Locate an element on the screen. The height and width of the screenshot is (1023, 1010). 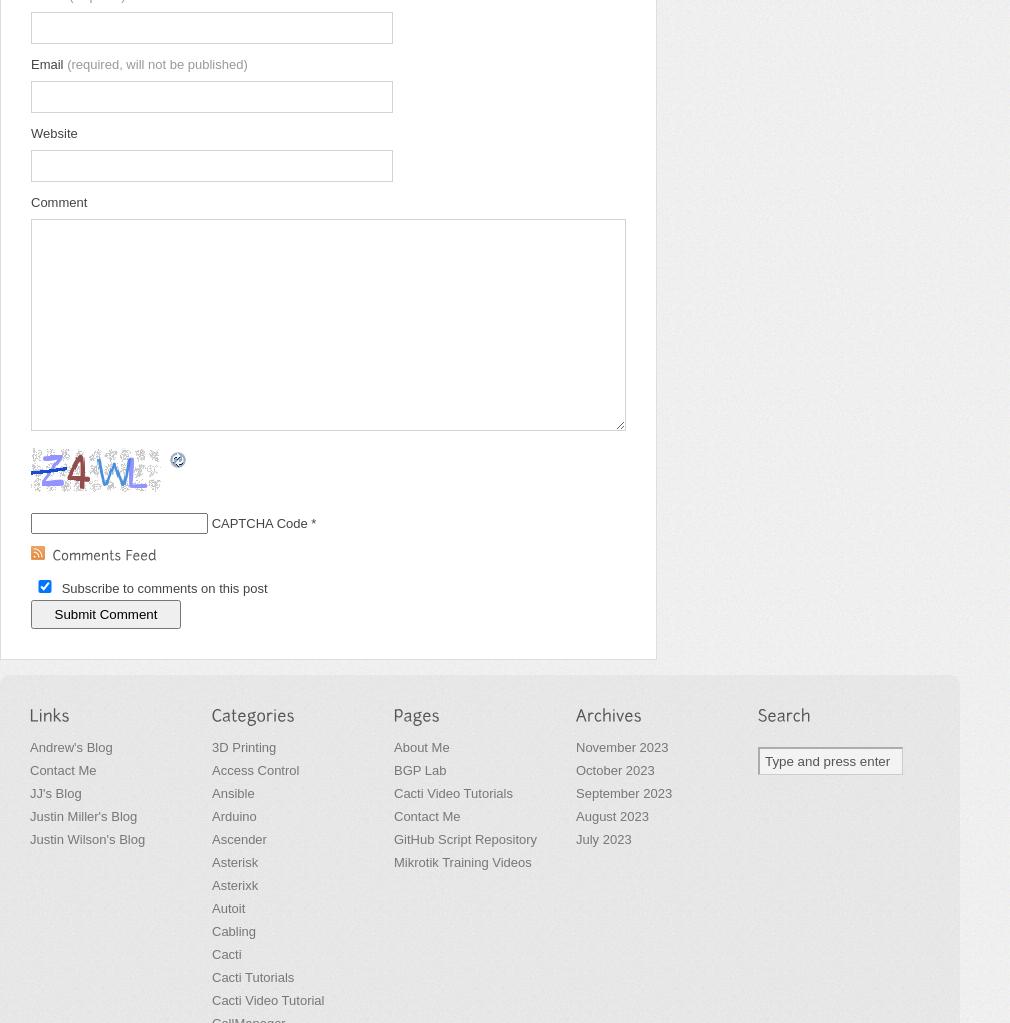
'Subscribe to comments on this post' is located at coordinates (163, 588).